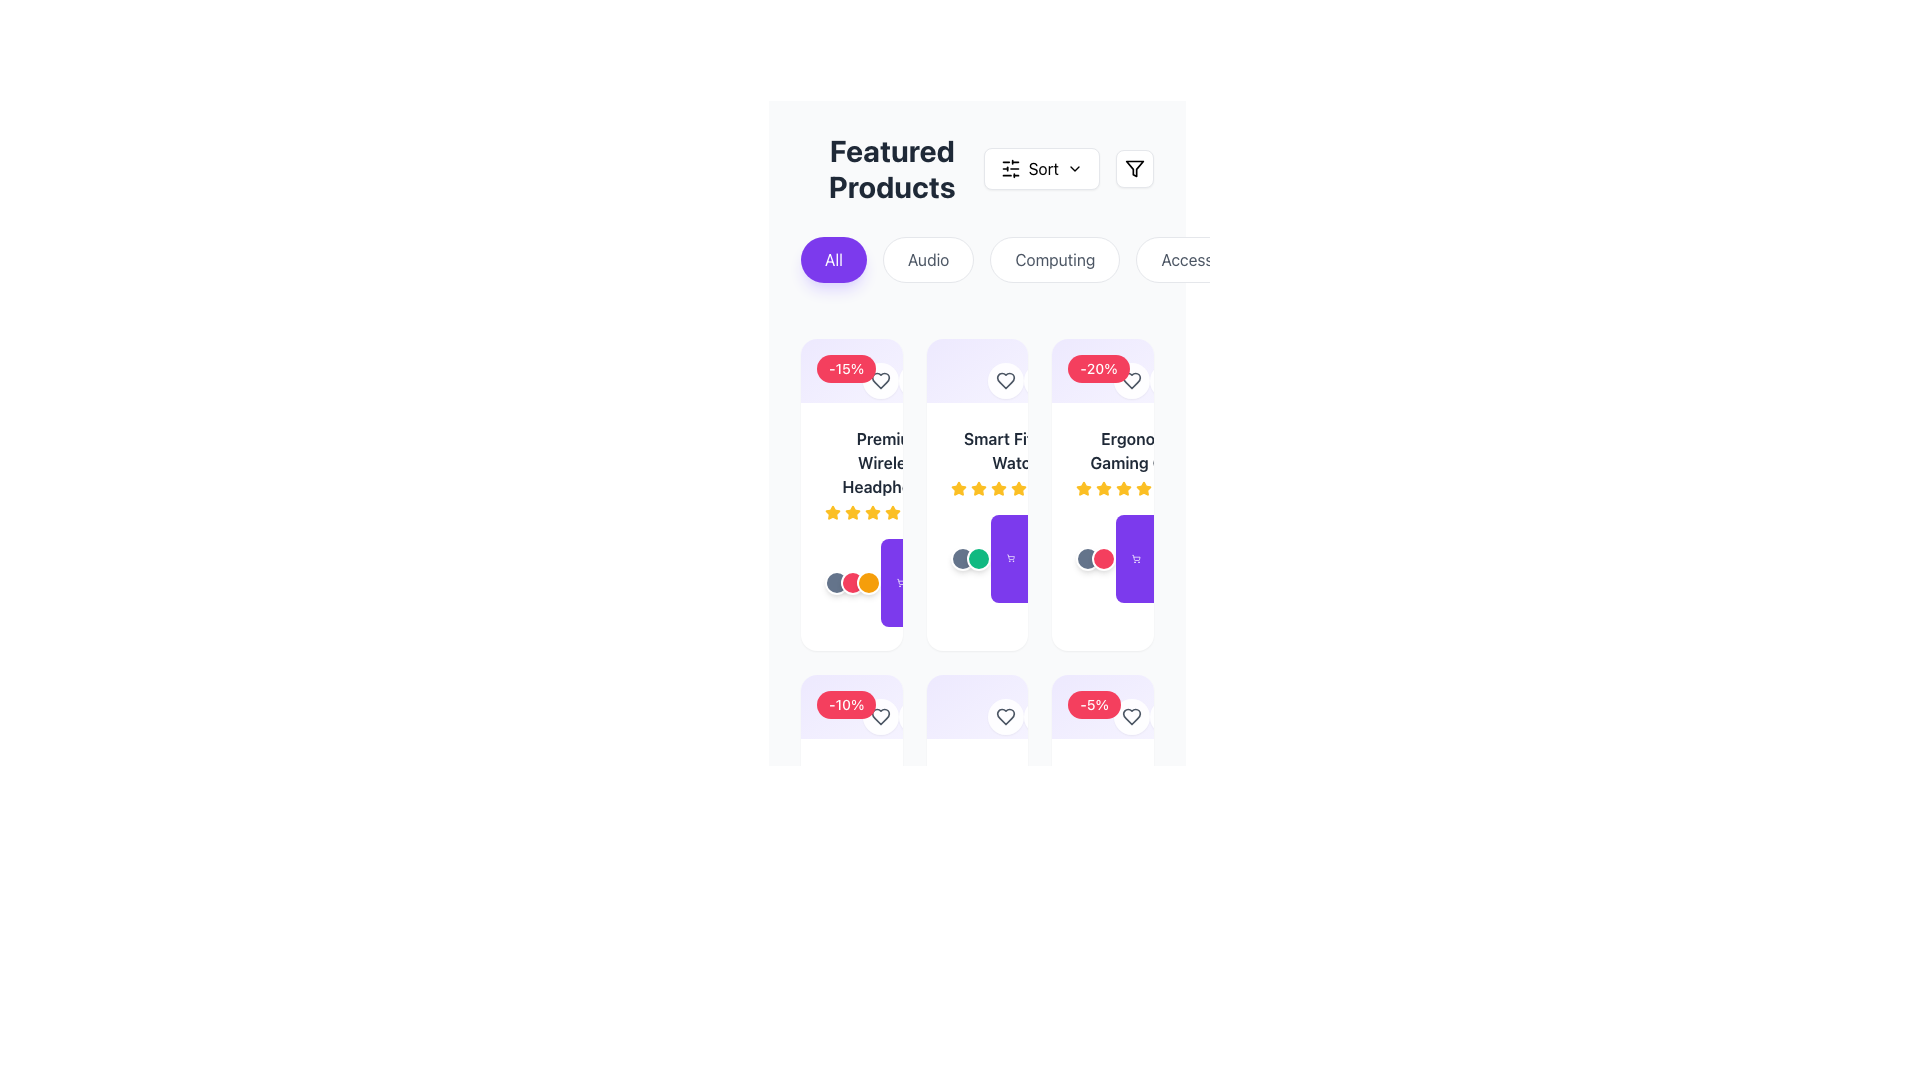 The width and height of the screenshot is (1920, 1080). Describe the element at coordinates (957, 489) in the screenshot. I see `the first star icon in the rating system of the 'Smart Fit Watch' card, which visually indicates a score of 4.8` at that location.